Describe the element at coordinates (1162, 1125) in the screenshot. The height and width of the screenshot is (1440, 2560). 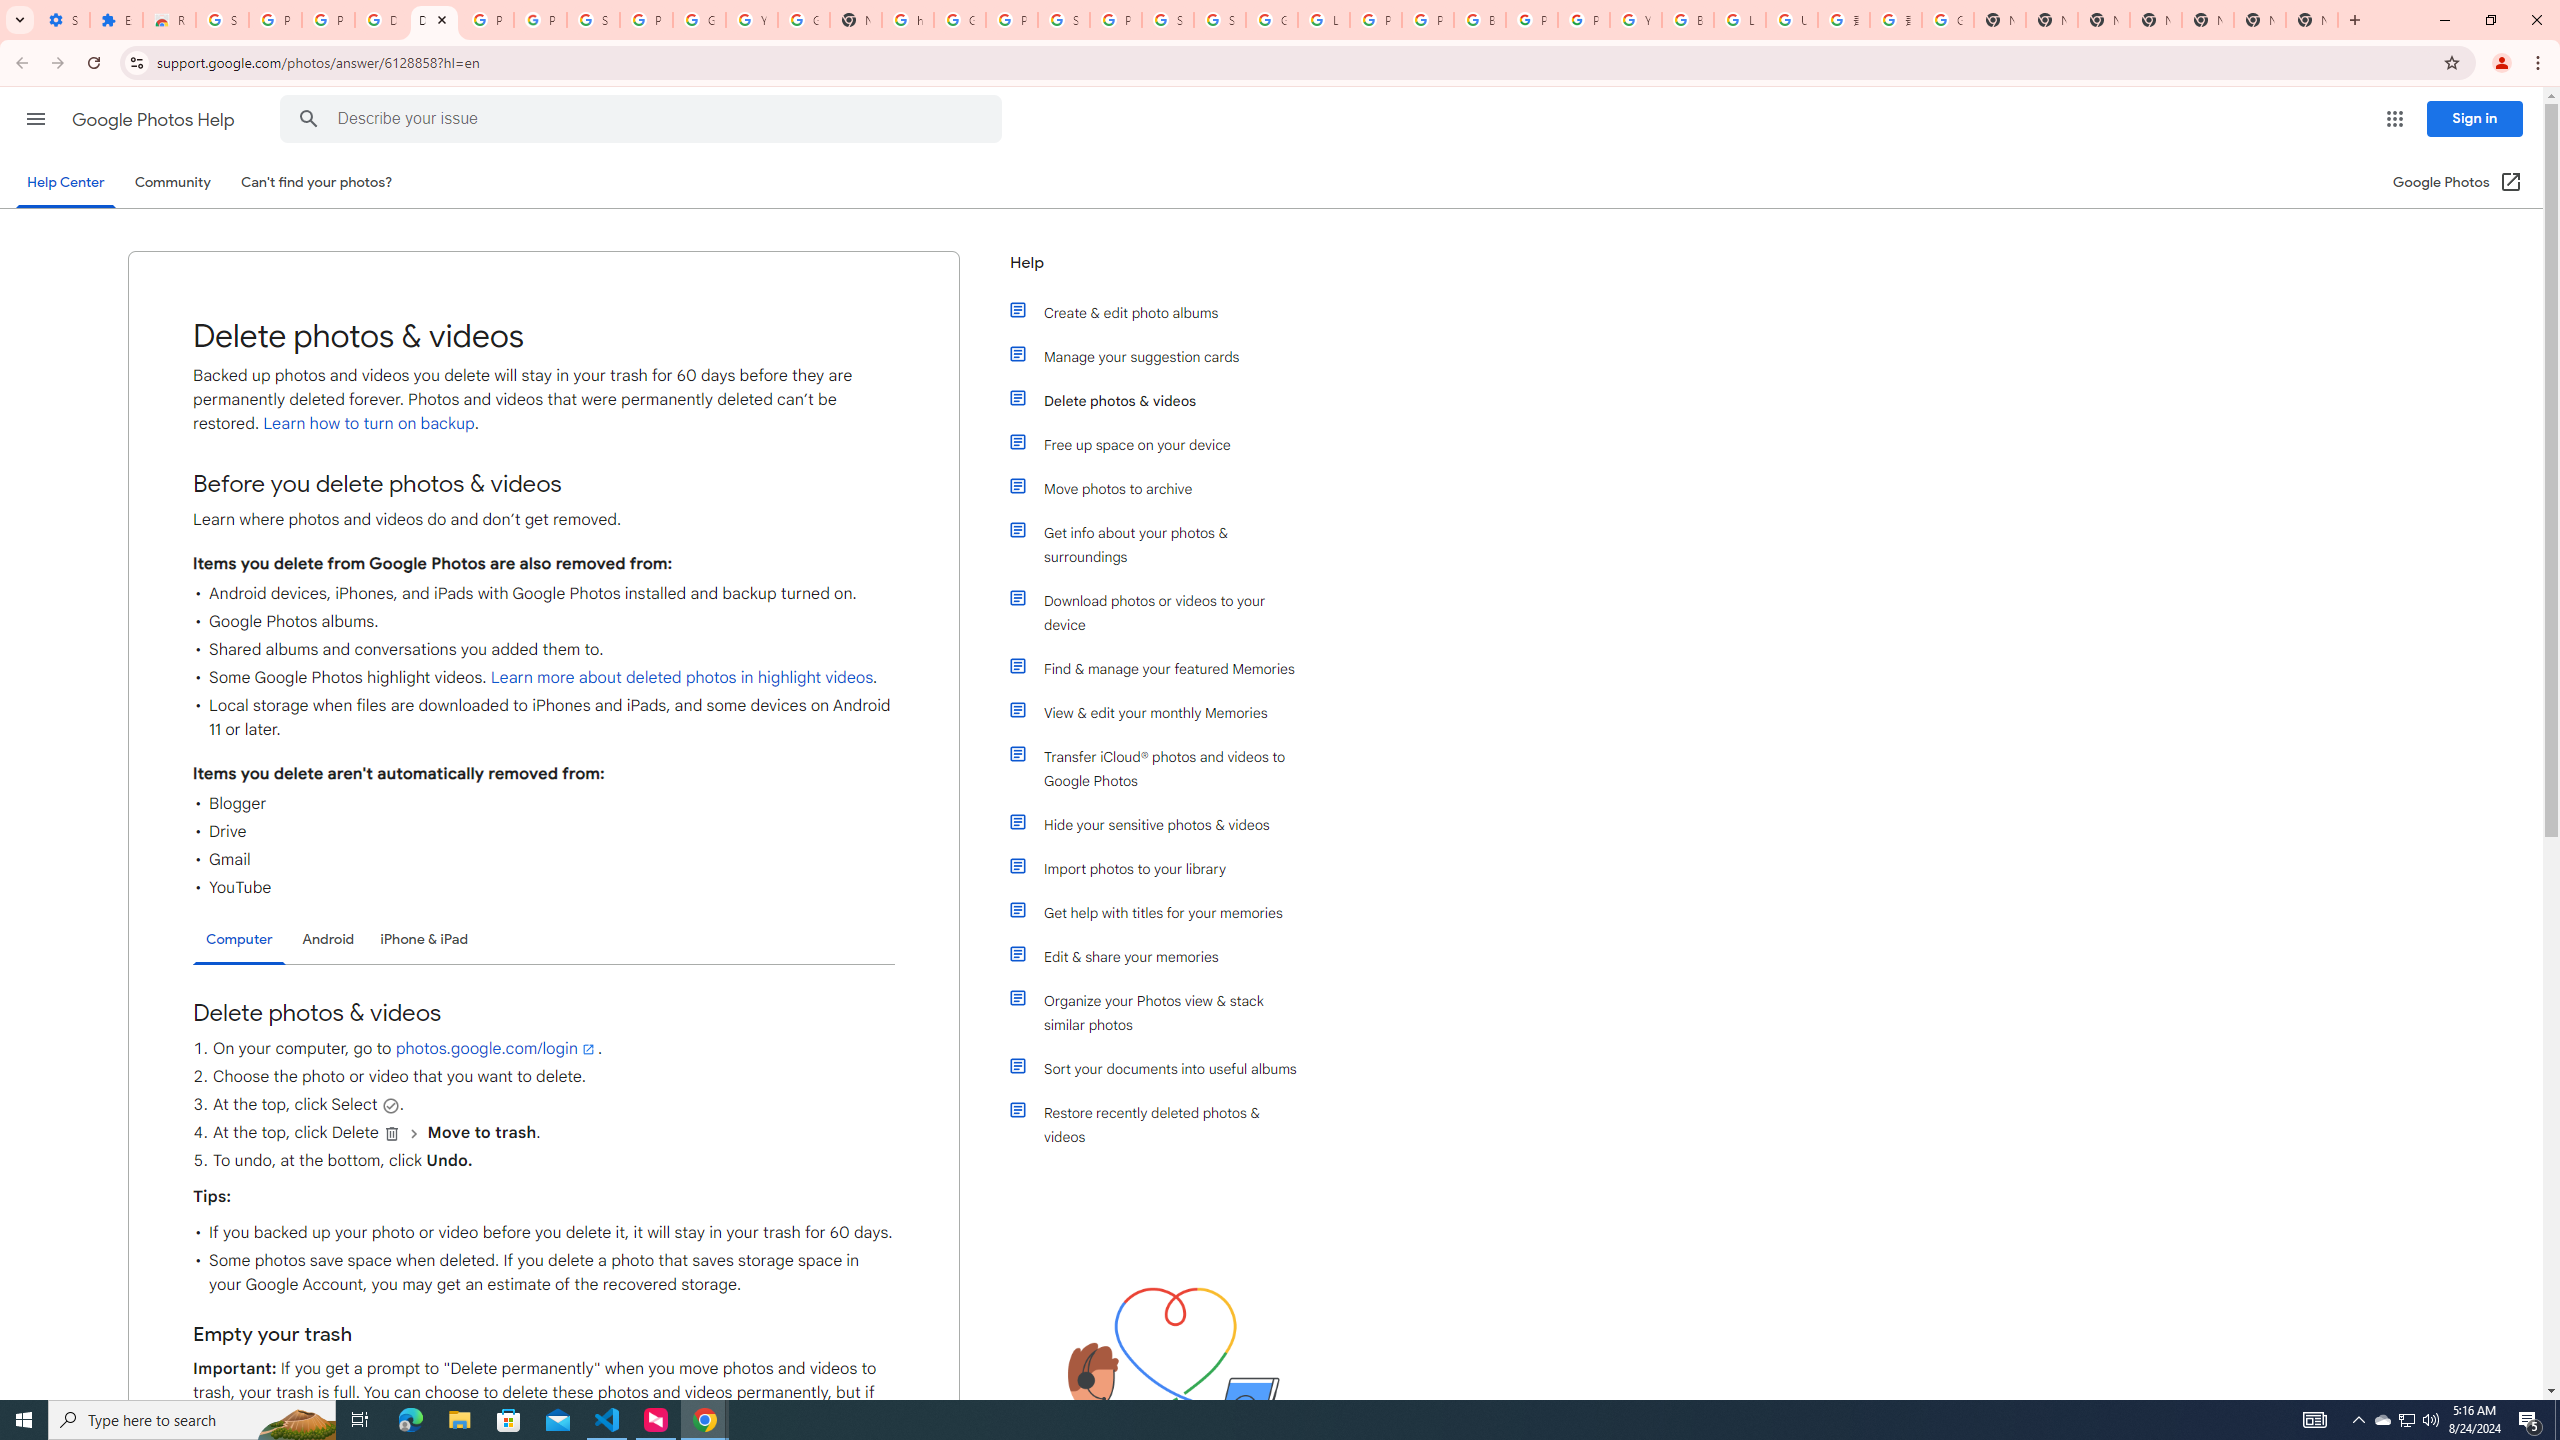
I see `'Restore recently deleted photos & videos'` at that location.